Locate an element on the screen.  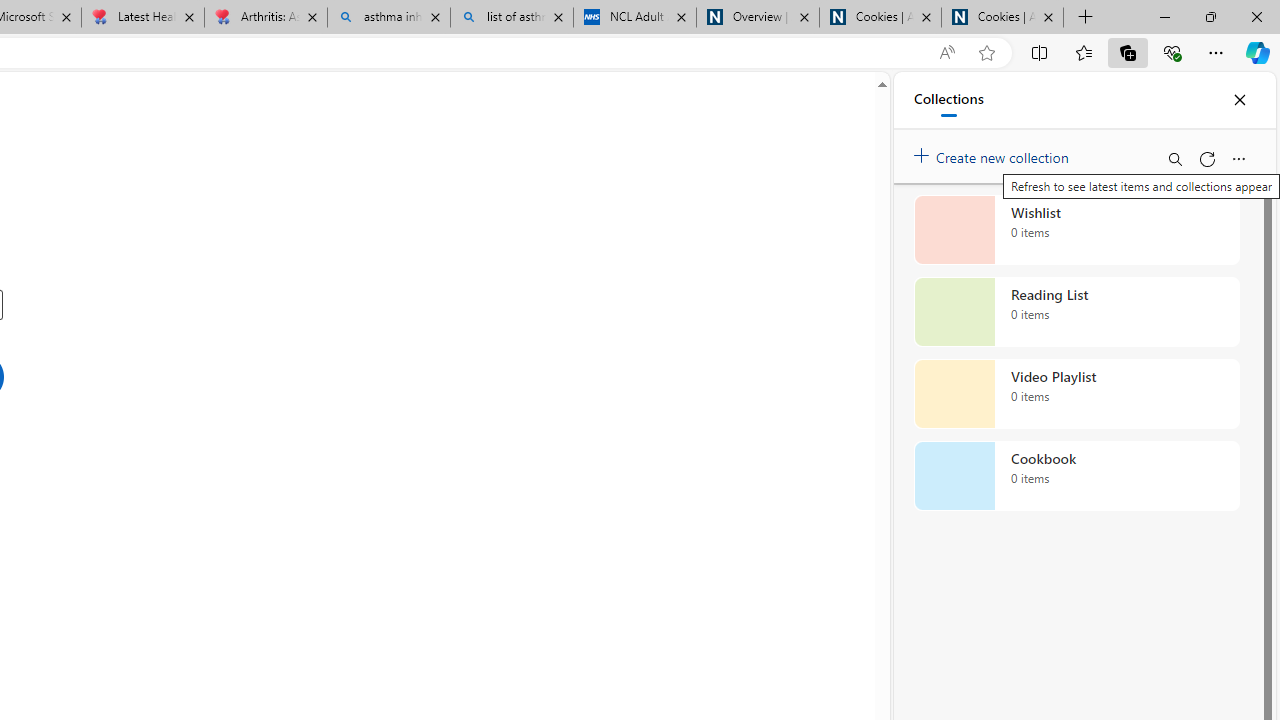
'Cookbook collection, 0 items' is located at coordinates (1076, 475).